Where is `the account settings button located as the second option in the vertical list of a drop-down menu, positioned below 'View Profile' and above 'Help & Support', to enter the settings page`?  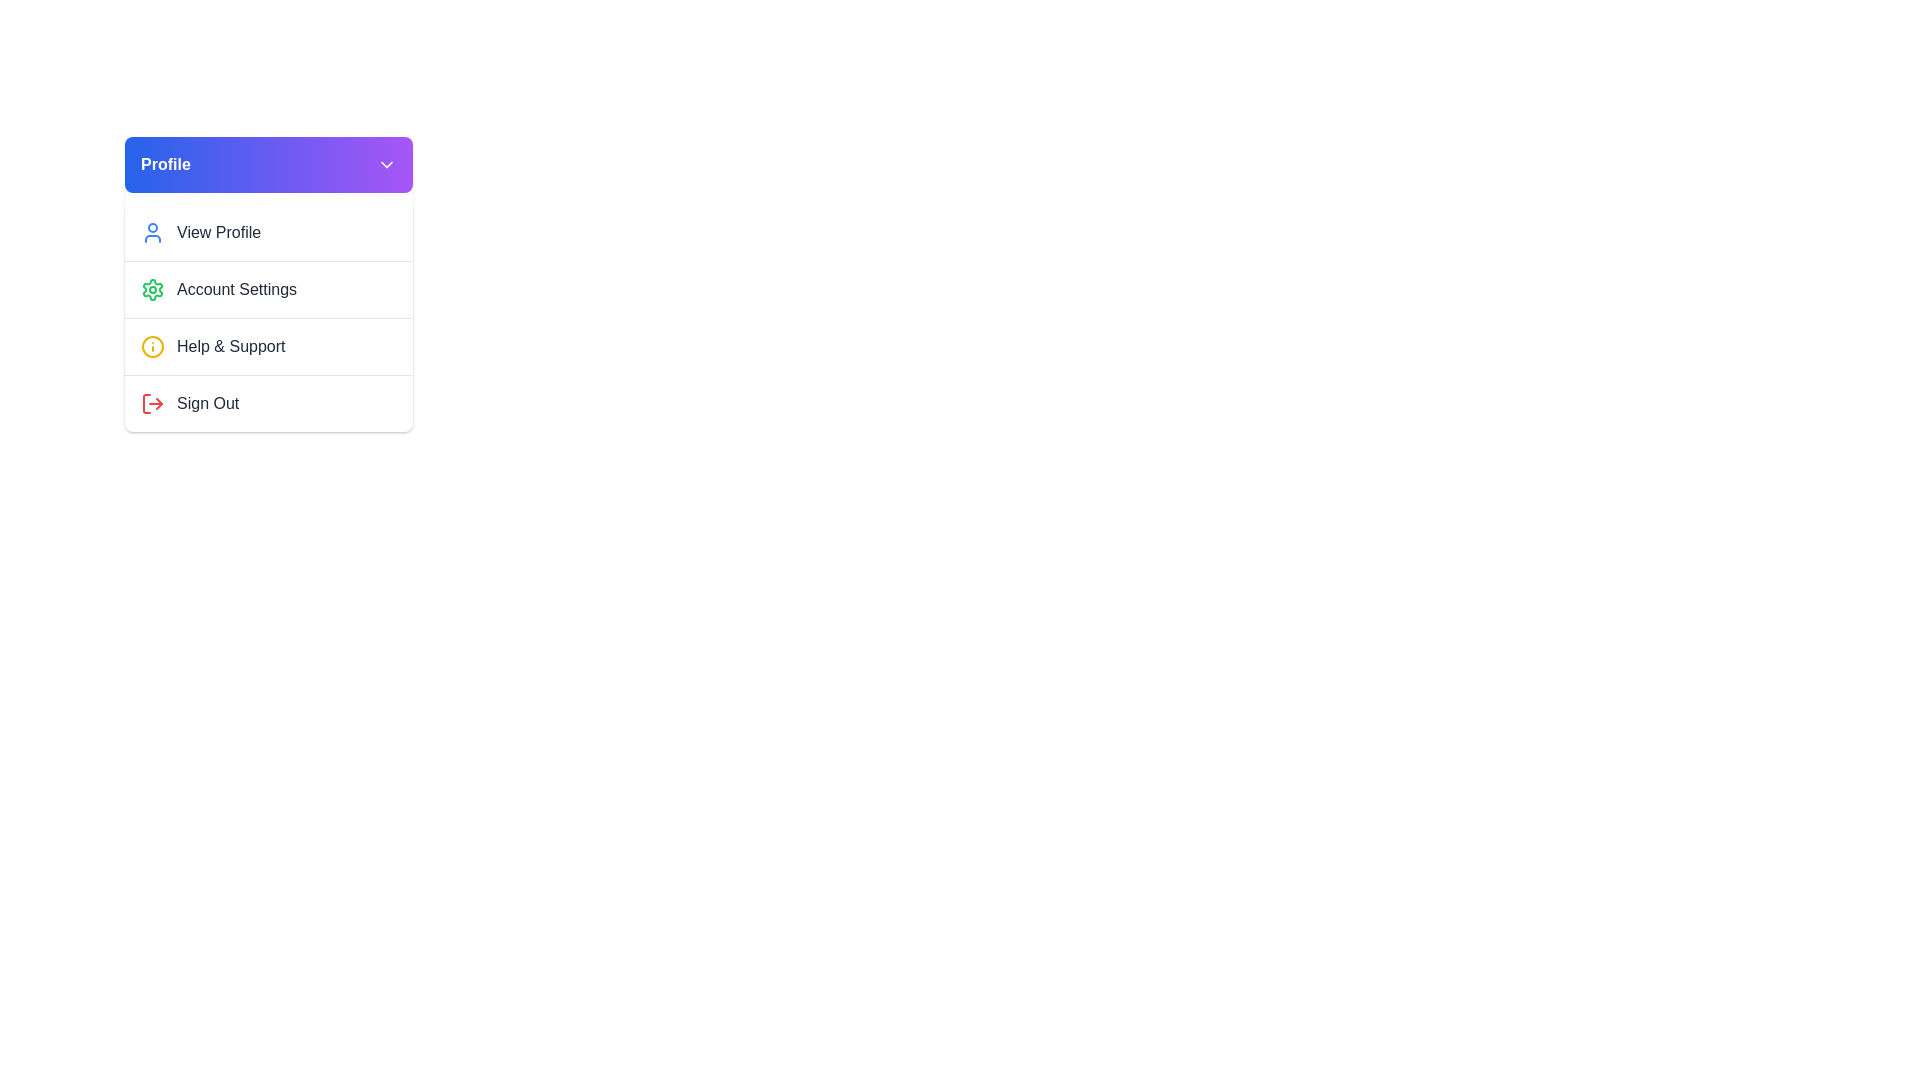
the account settings button located as the second option in the vertical list of a drop-down menu, positioned below 'View Profile' and above 'Help & Support', to enter the settings page is located at coordinates (267, 289).